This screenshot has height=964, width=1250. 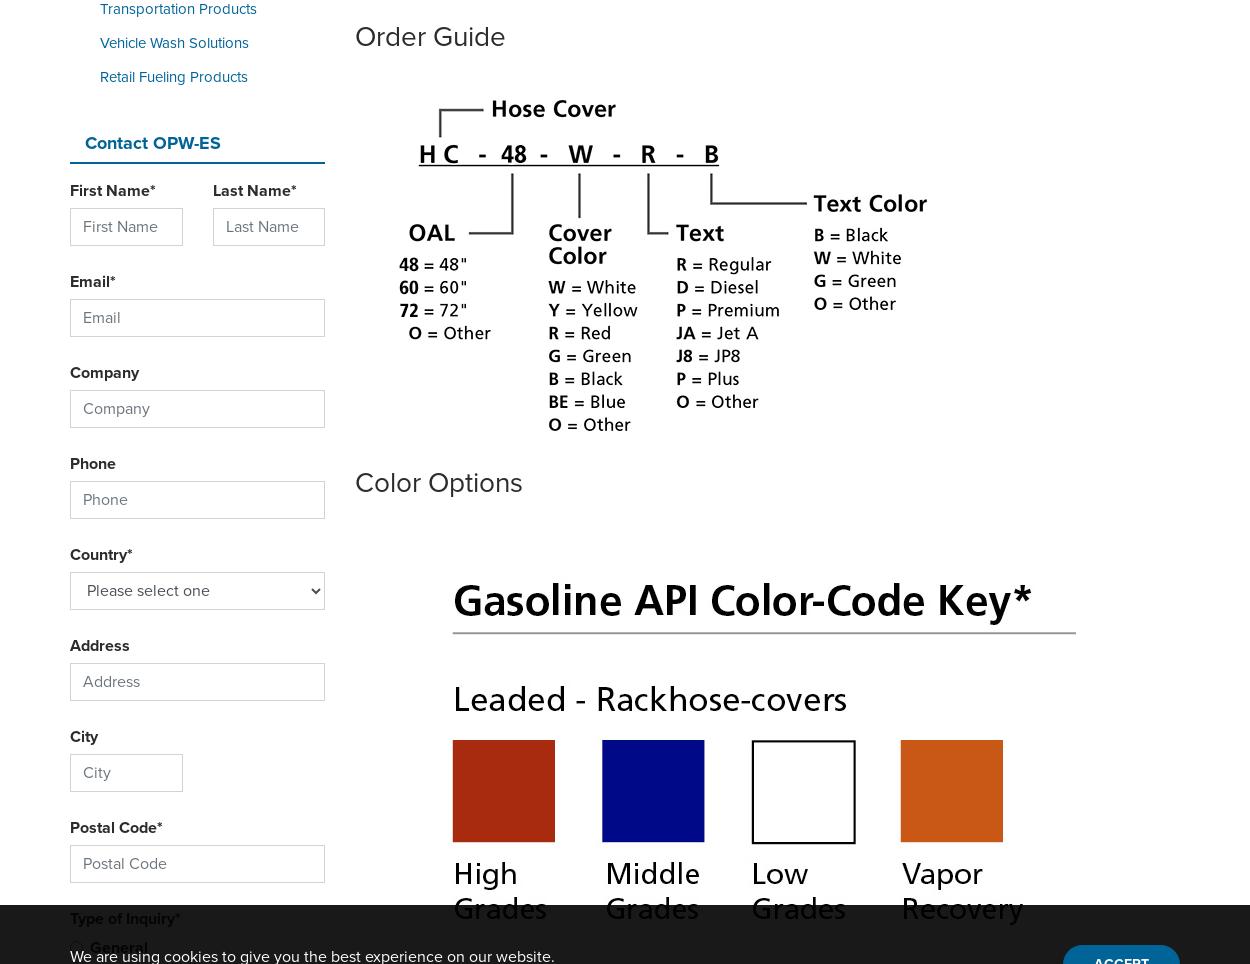 I want to click on 'Country*', so click(x=69, y=554).